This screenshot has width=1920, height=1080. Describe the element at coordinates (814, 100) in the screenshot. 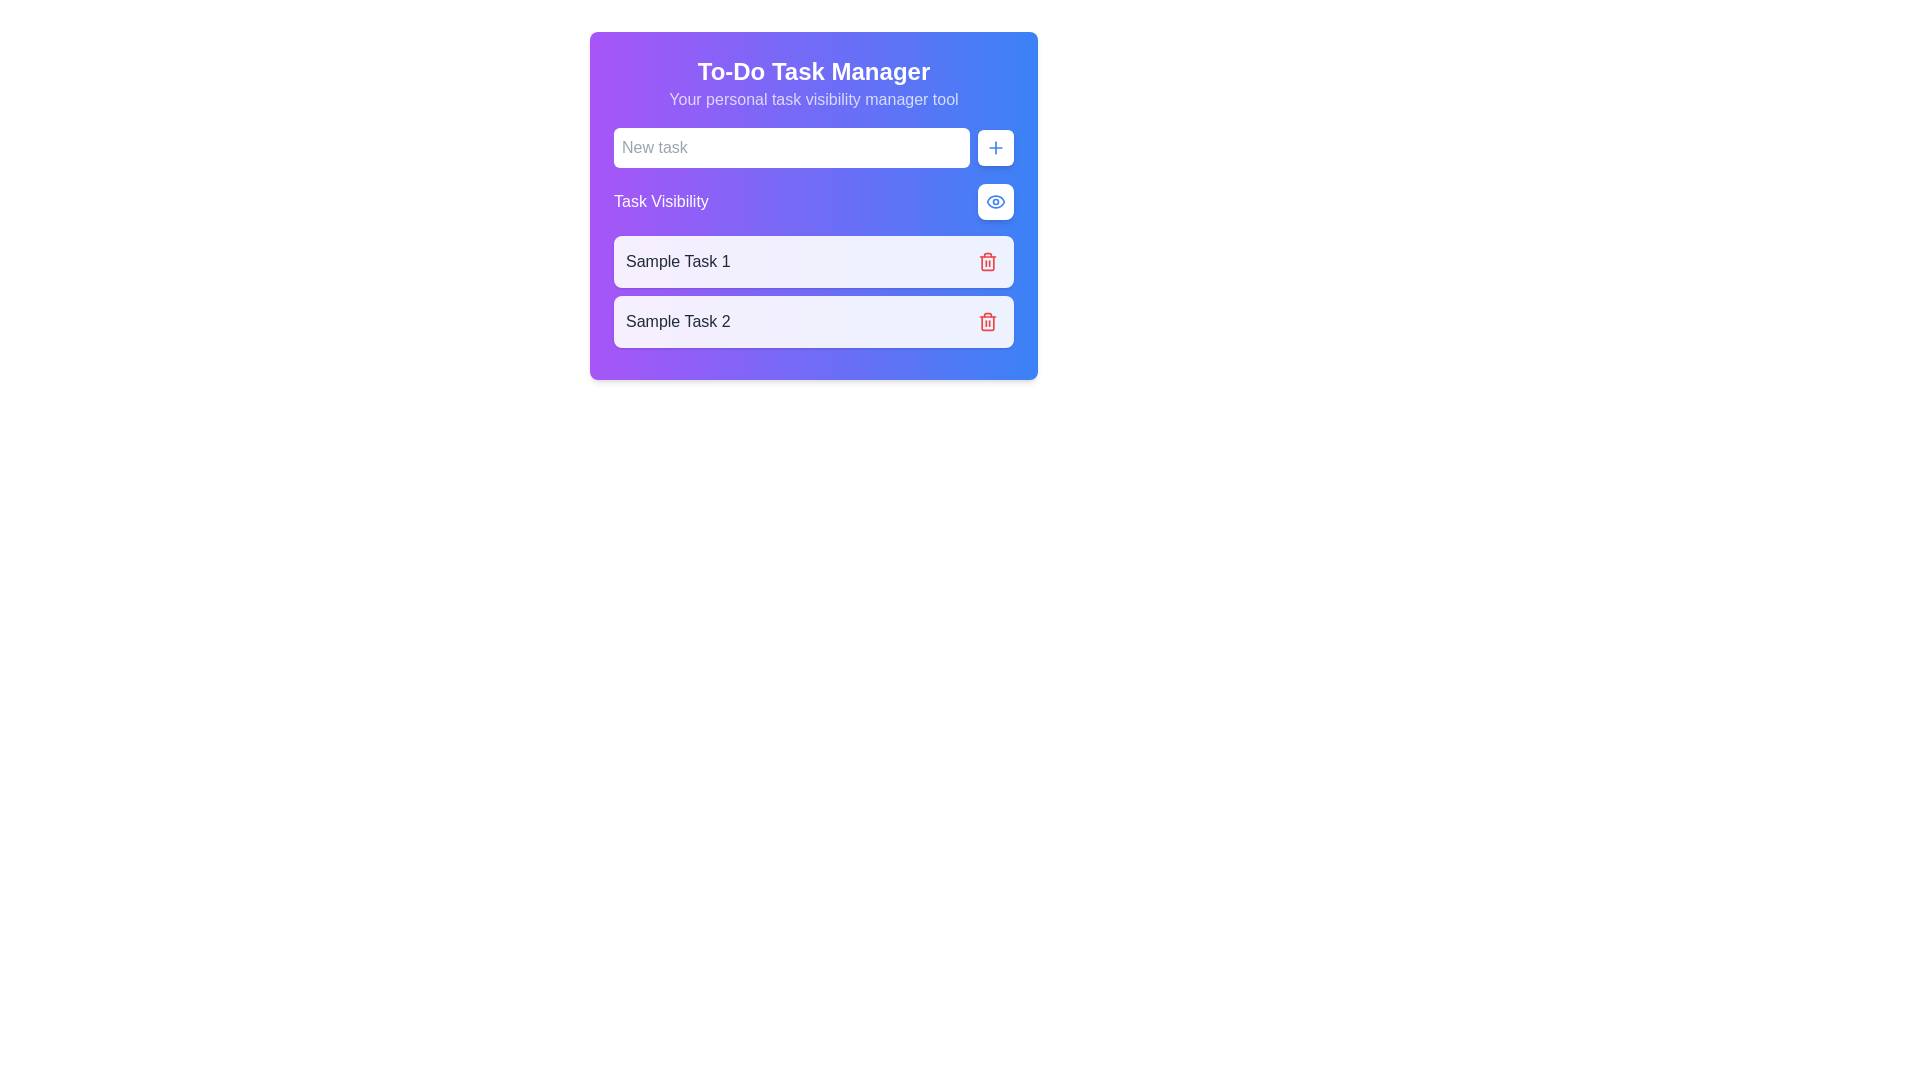

I see `the text label displaying 'Your personal task visibility manager tool', which is centered below the title 'To-Do Task Manager' in a panel with a gradient background` at that location.